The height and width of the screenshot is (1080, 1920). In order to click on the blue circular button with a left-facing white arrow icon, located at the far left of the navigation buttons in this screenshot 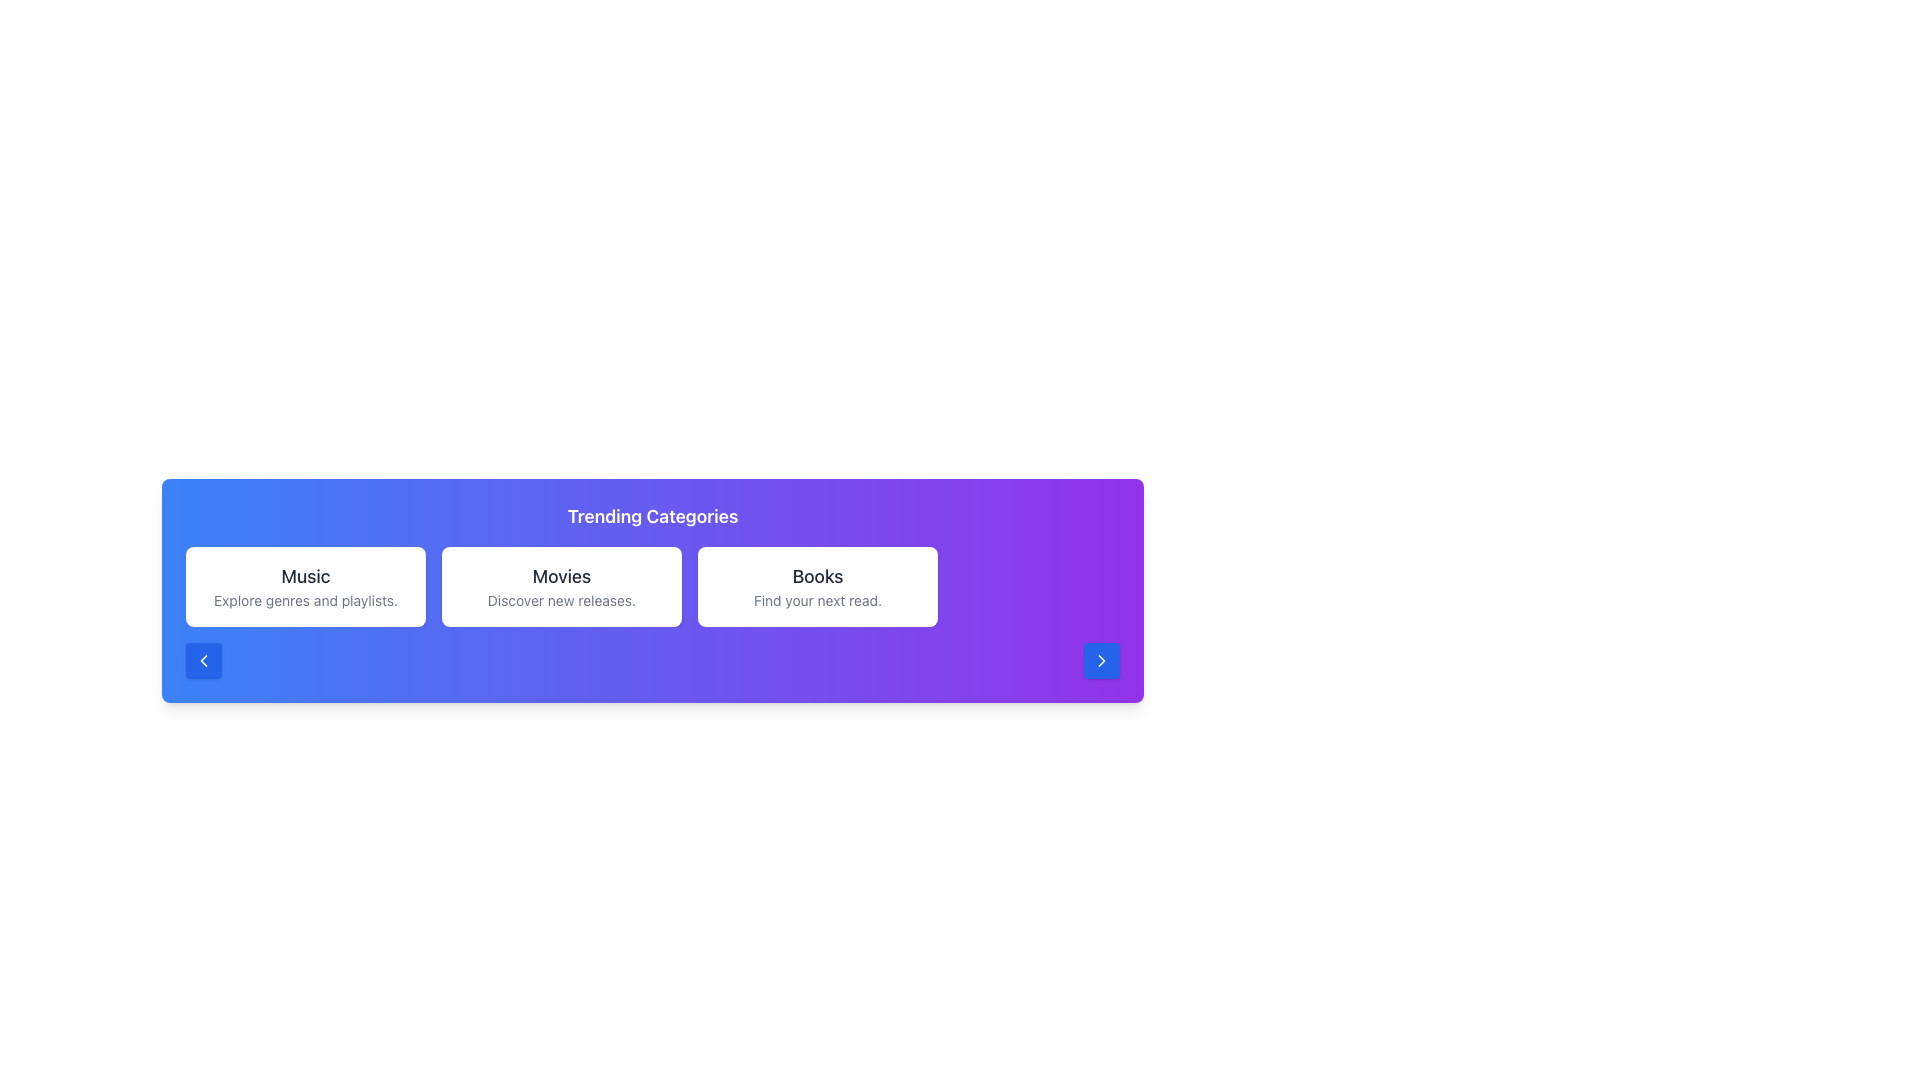, I will do `click(203, 660)`.